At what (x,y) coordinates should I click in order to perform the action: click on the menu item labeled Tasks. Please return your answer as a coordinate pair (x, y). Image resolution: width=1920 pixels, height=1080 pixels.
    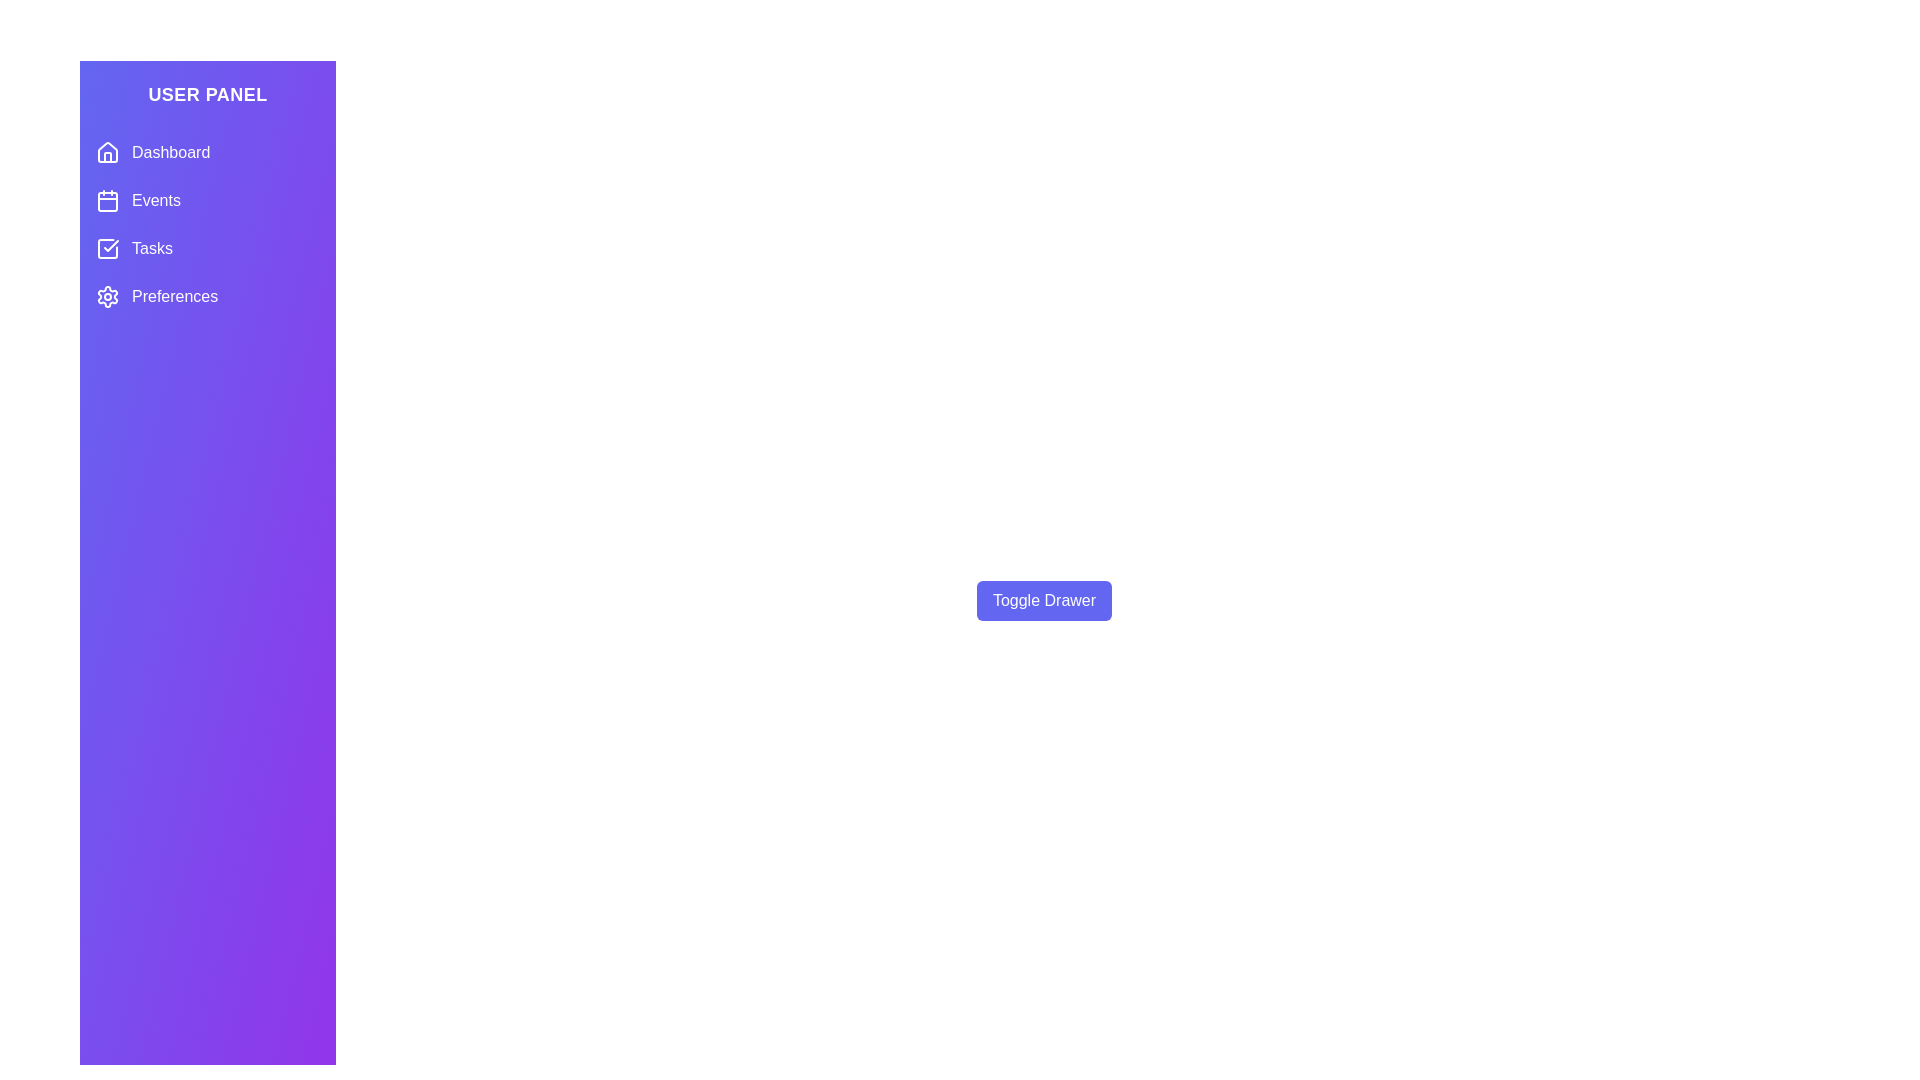
    Looking at the image, I should click on (207, 248).